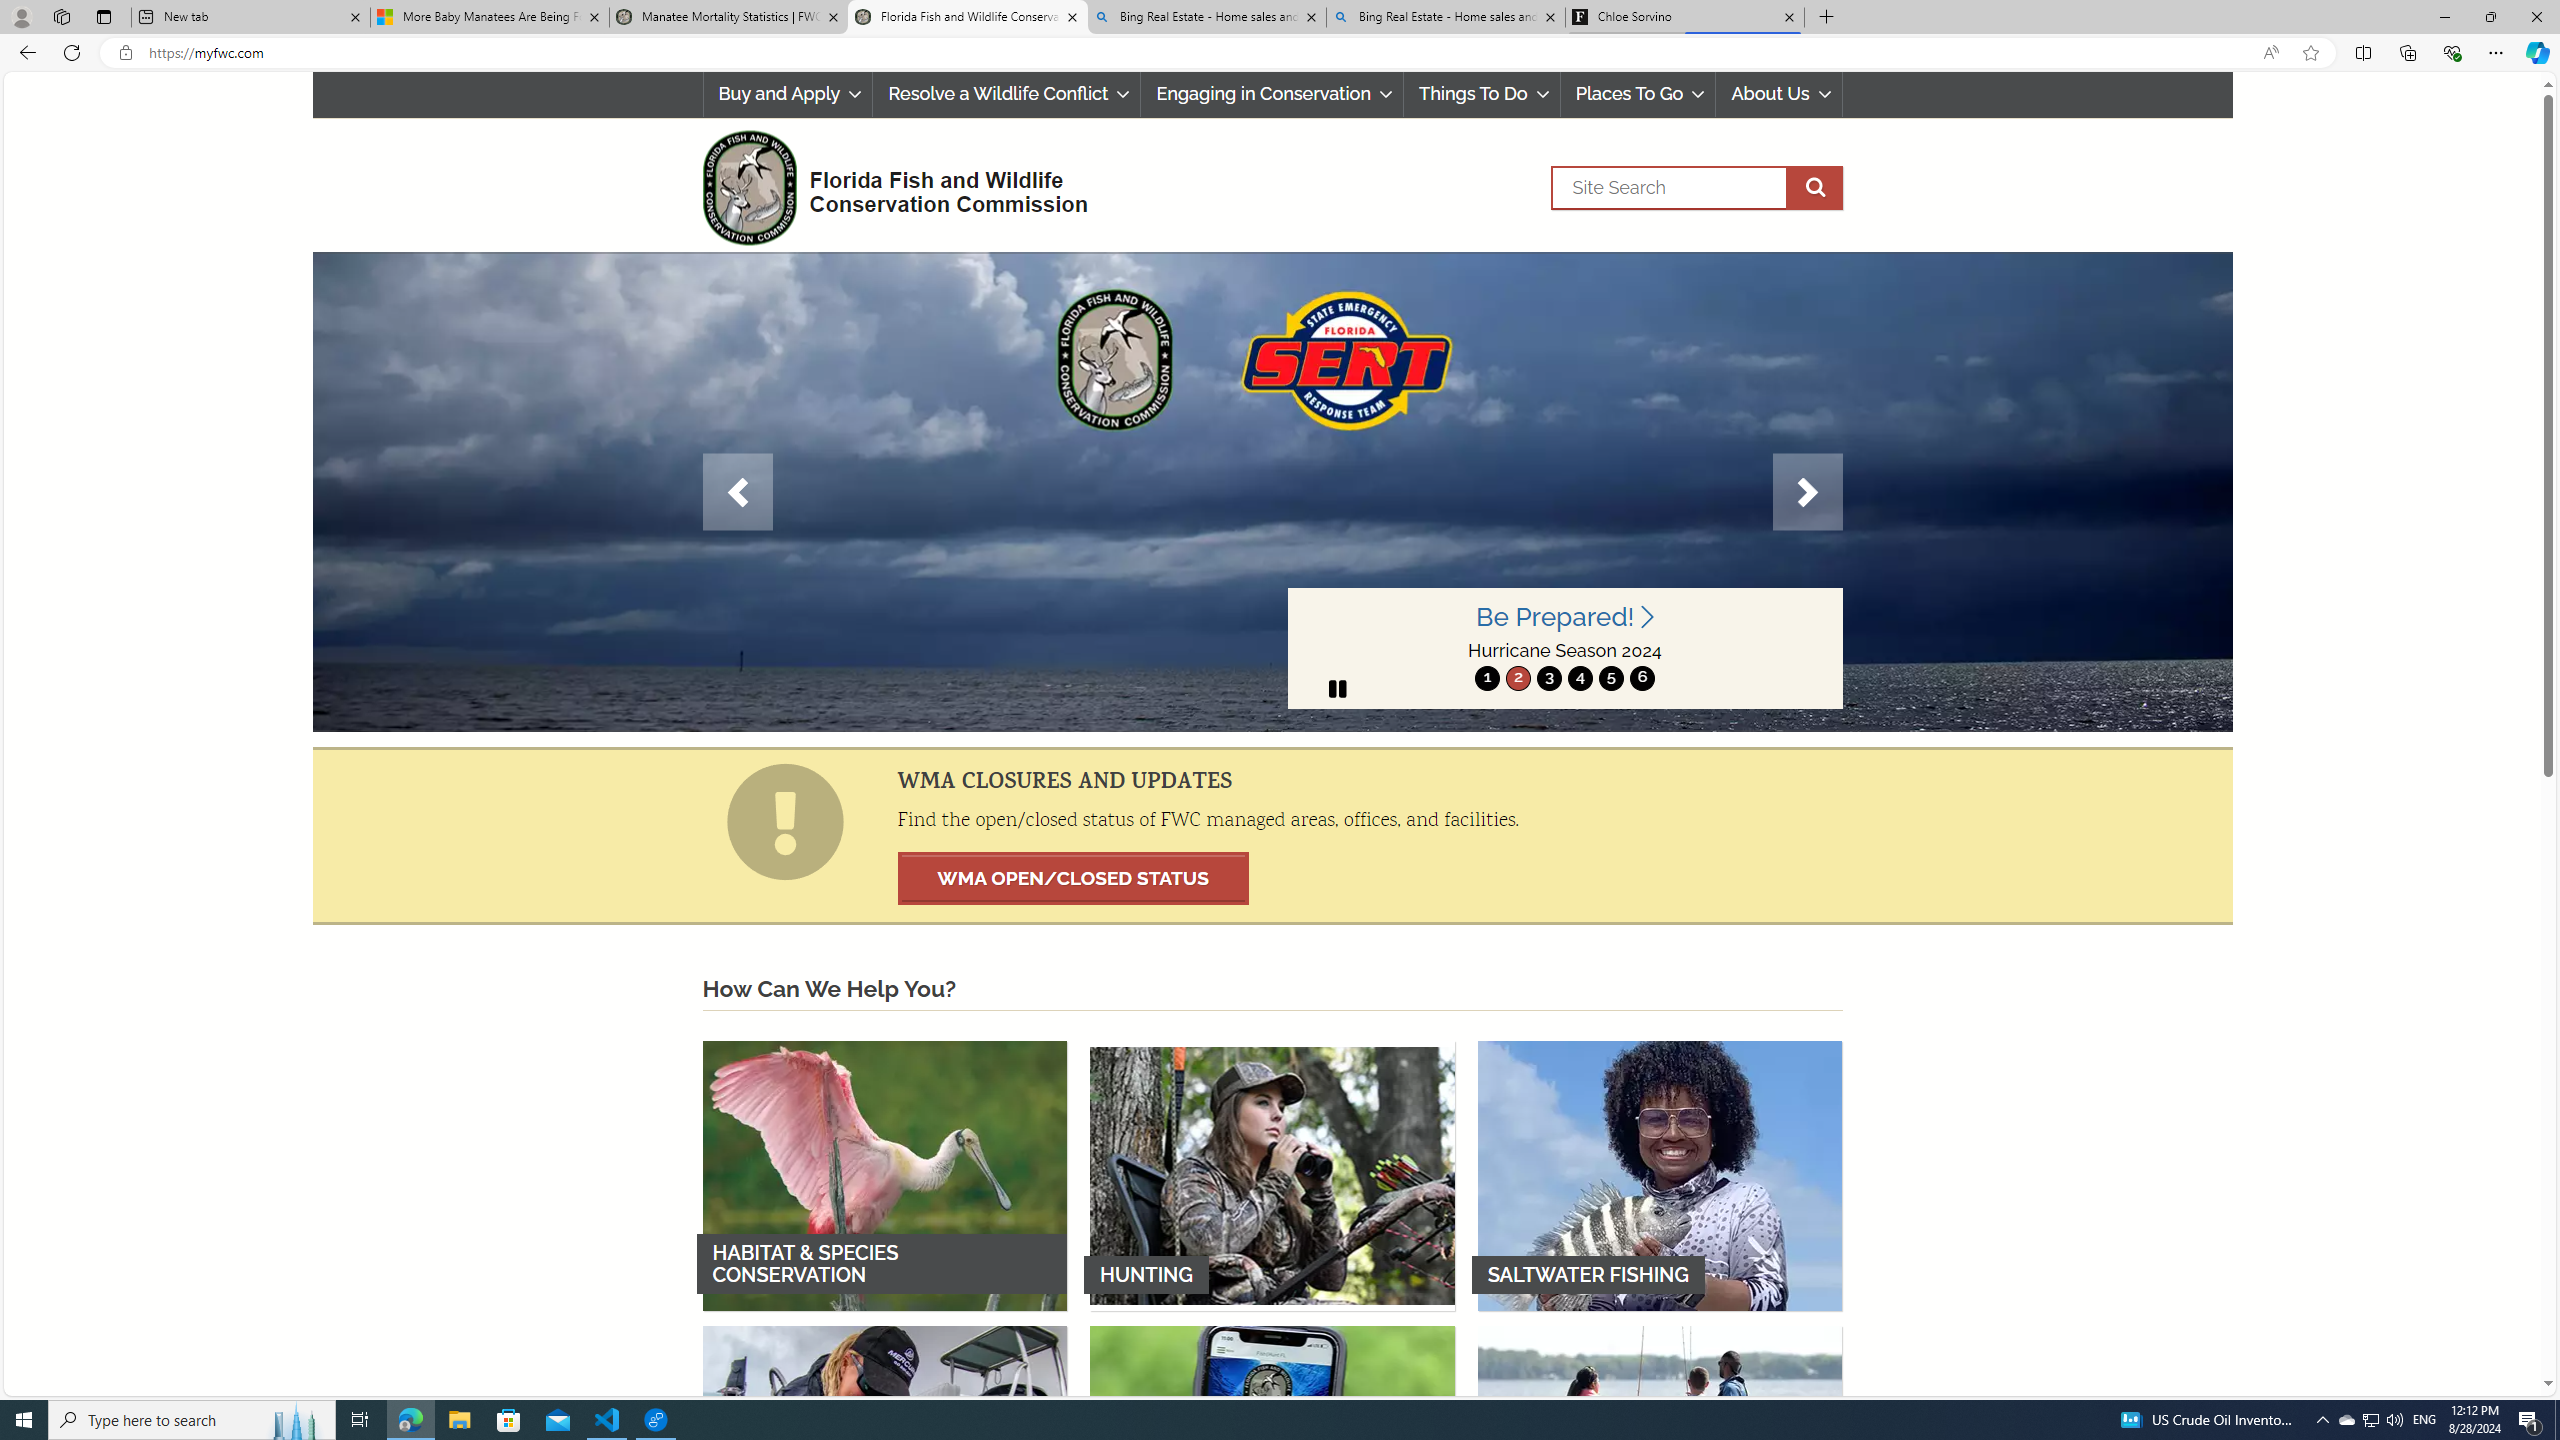  Describe the element at coordinates (1271, 1175) in the screenshot. I see `'HUNTING'` at that location.